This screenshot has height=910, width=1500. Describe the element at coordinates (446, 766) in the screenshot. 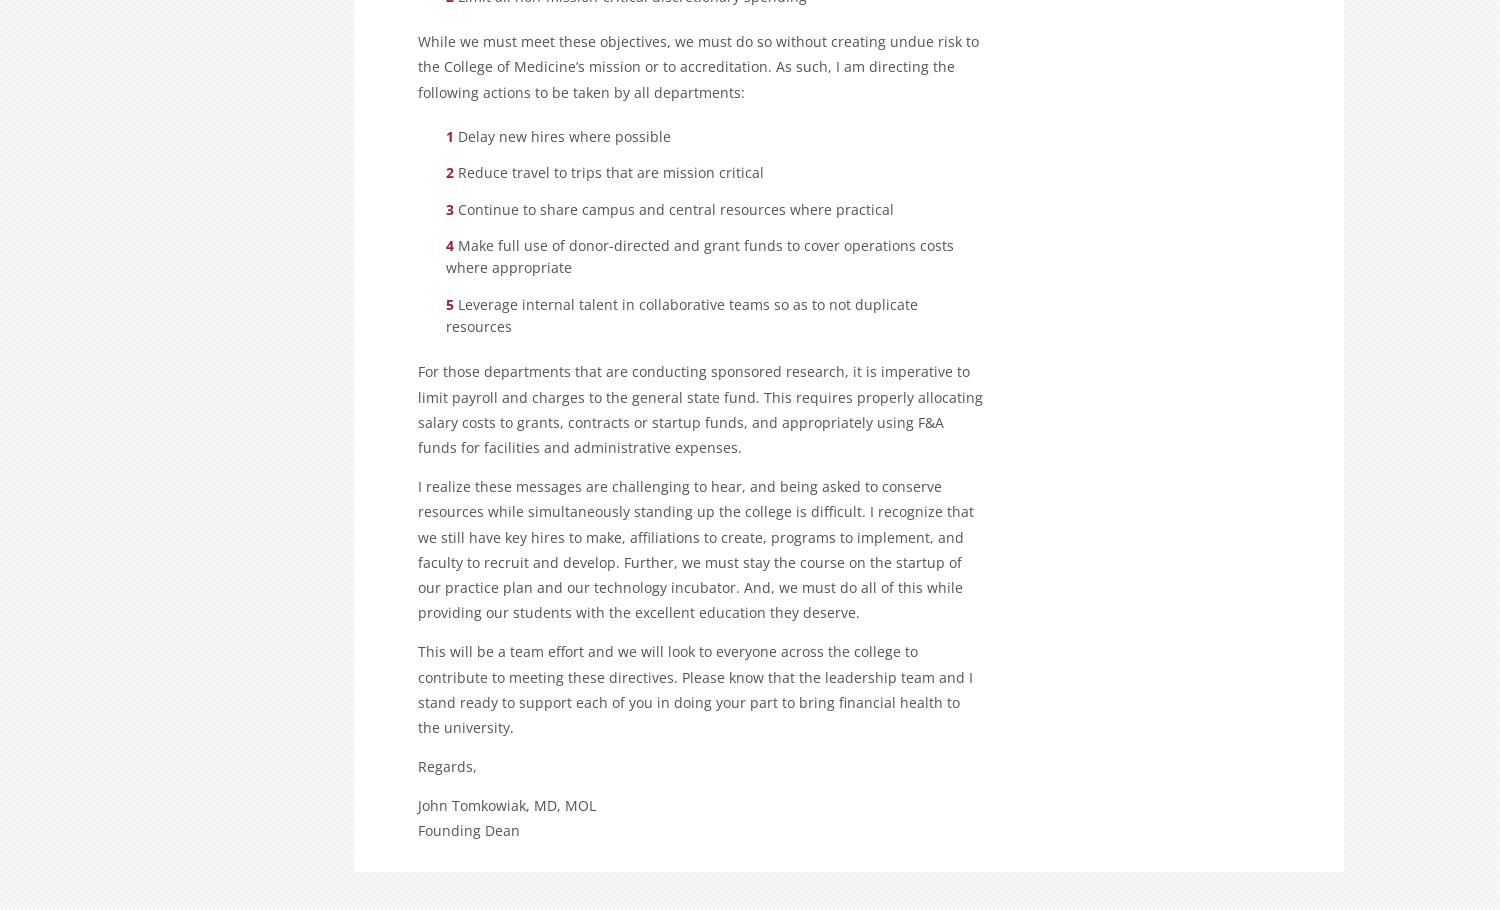

I see `'Regards,'` at that location.